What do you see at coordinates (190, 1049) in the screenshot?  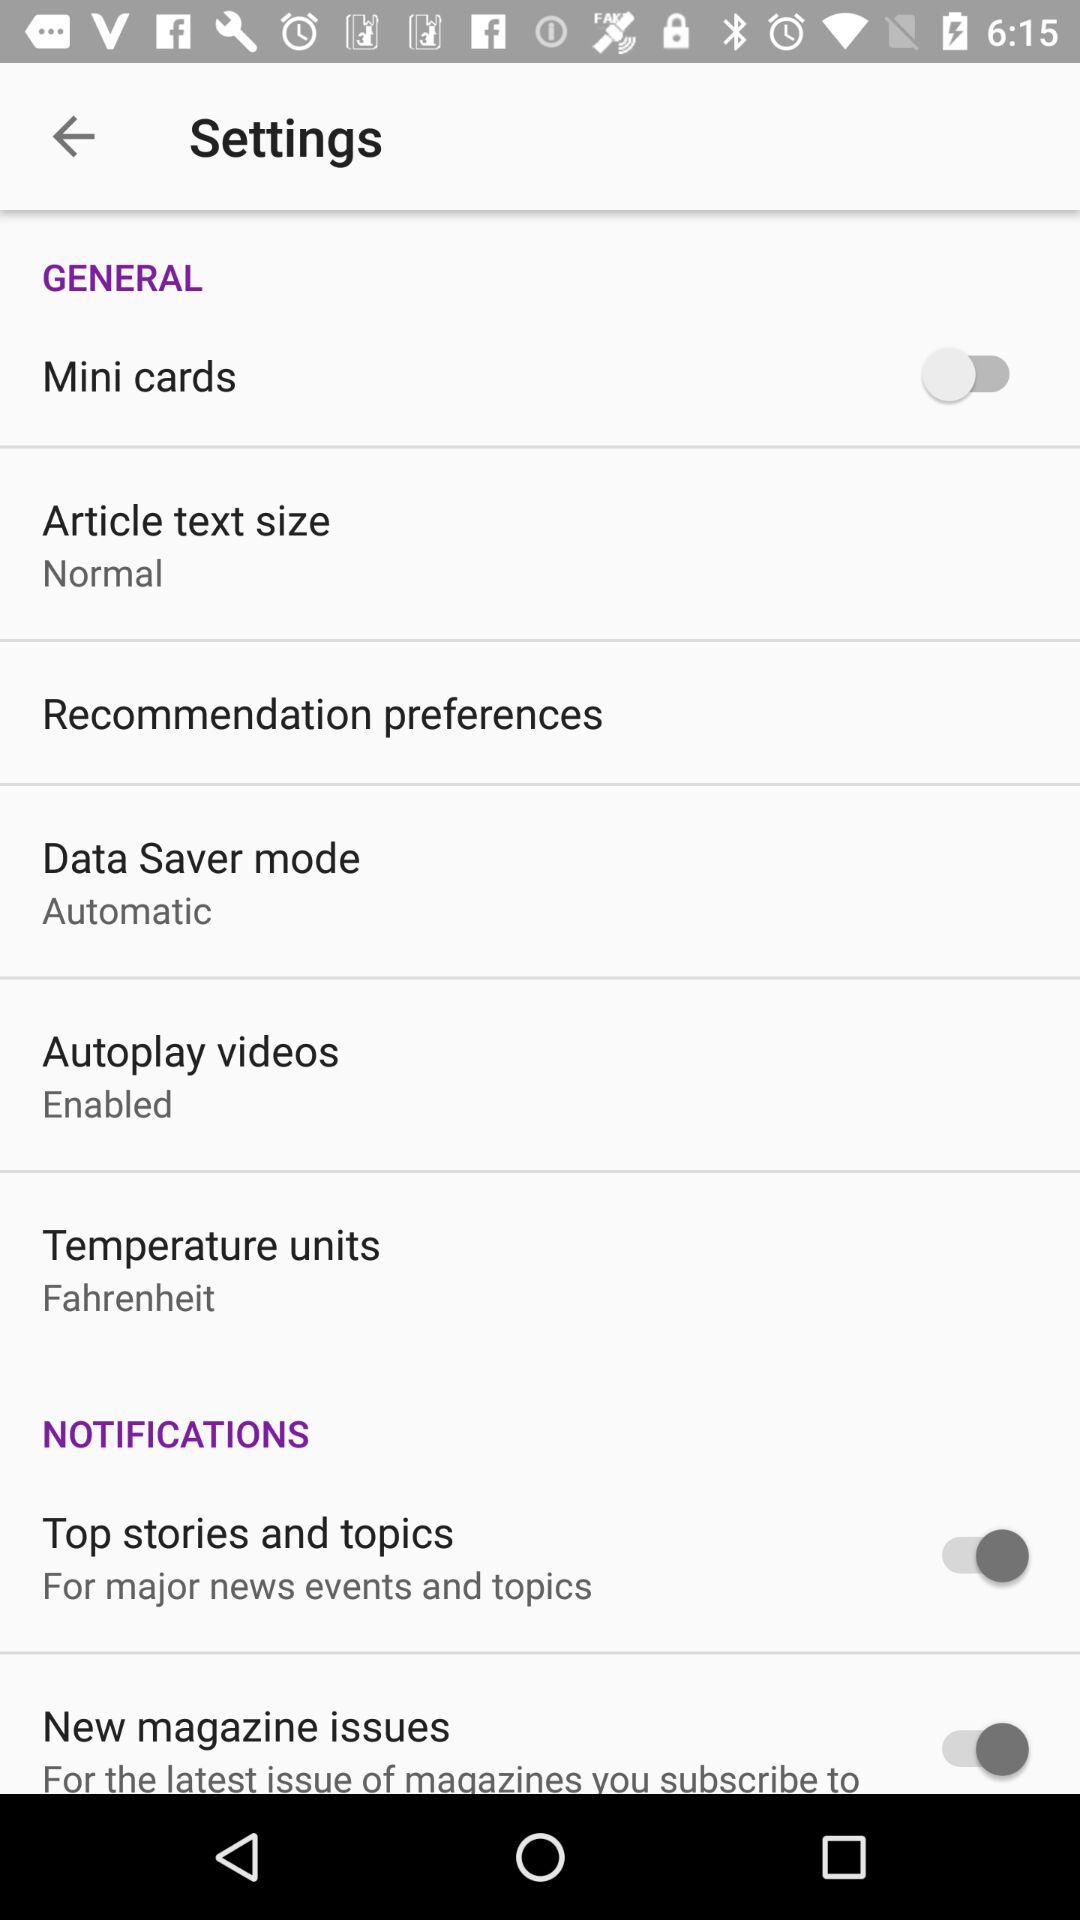 I see `autoplay videos icon` at bounding box center [190, 1049].